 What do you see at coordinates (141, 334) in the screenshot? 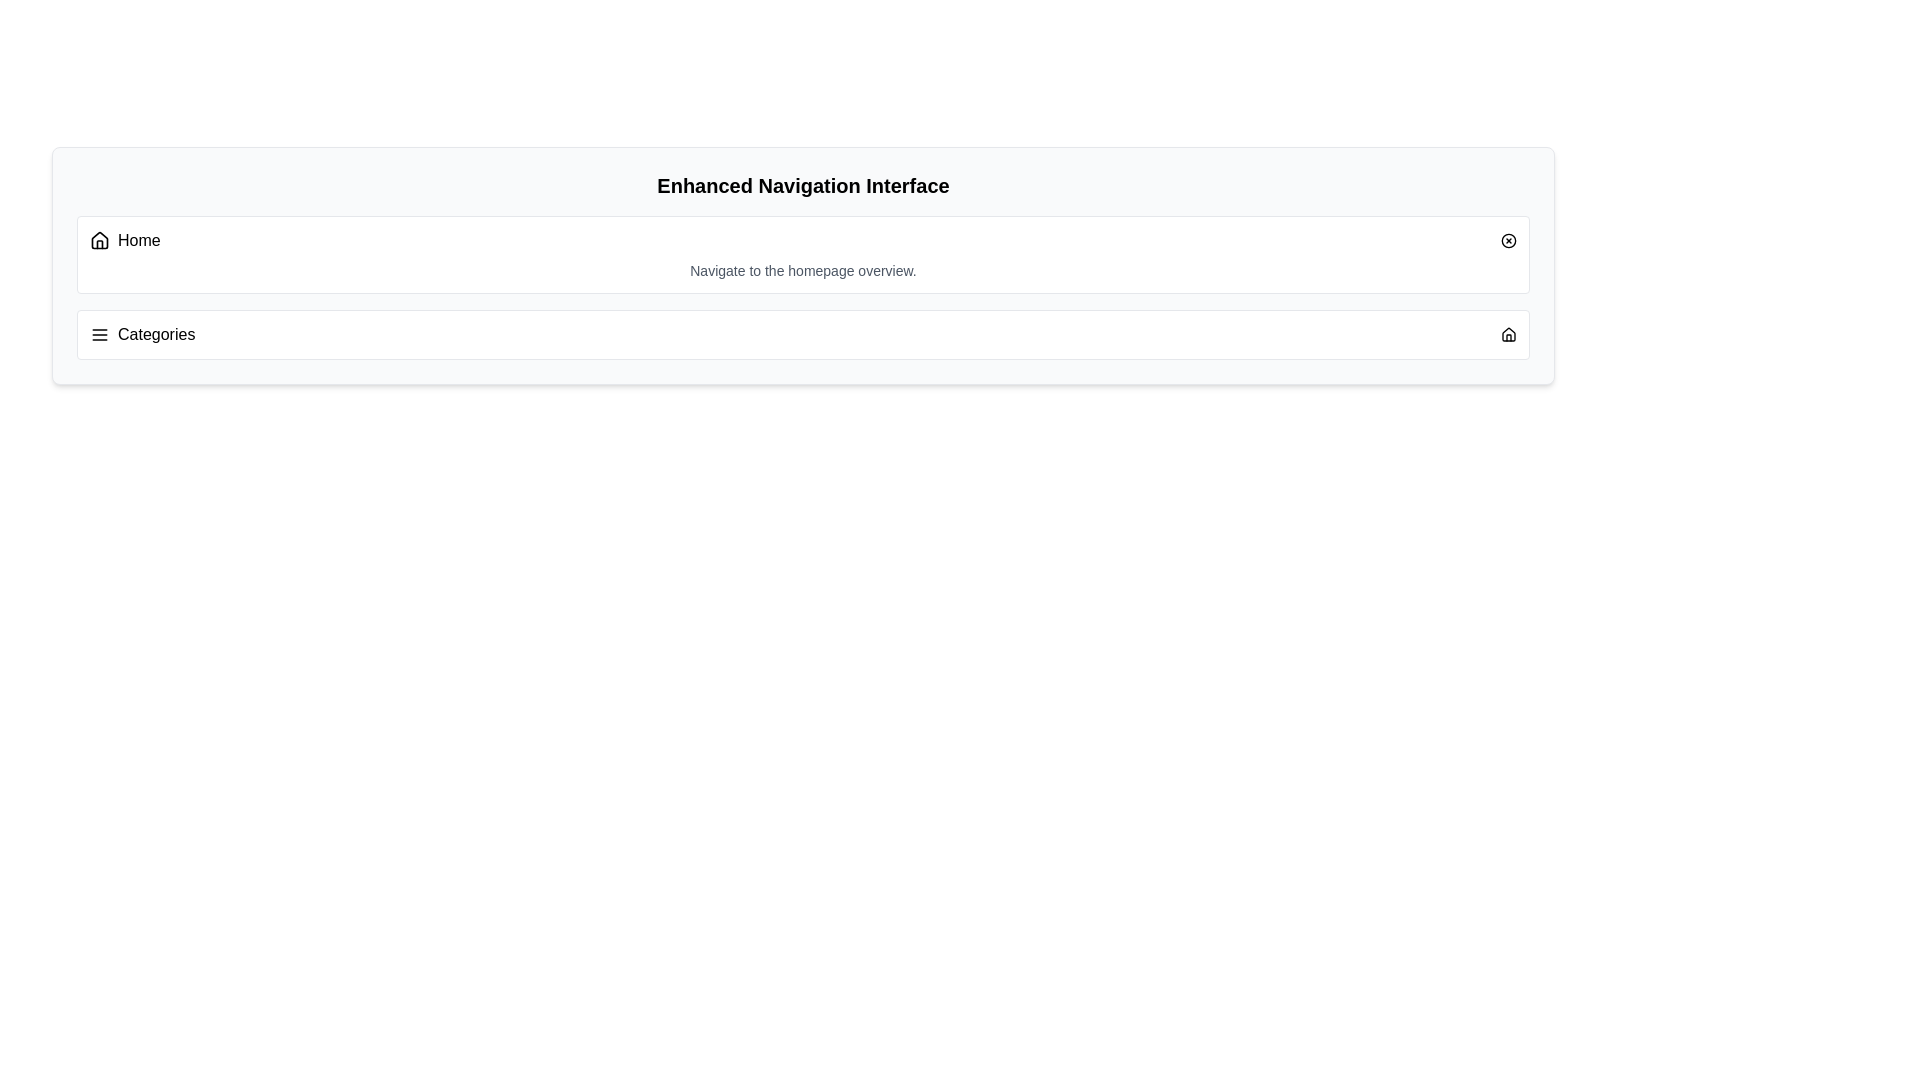
I see `the 'Categories' text label located in the top-left corner of the secondary navigation area` at bounding box center [141, 334].